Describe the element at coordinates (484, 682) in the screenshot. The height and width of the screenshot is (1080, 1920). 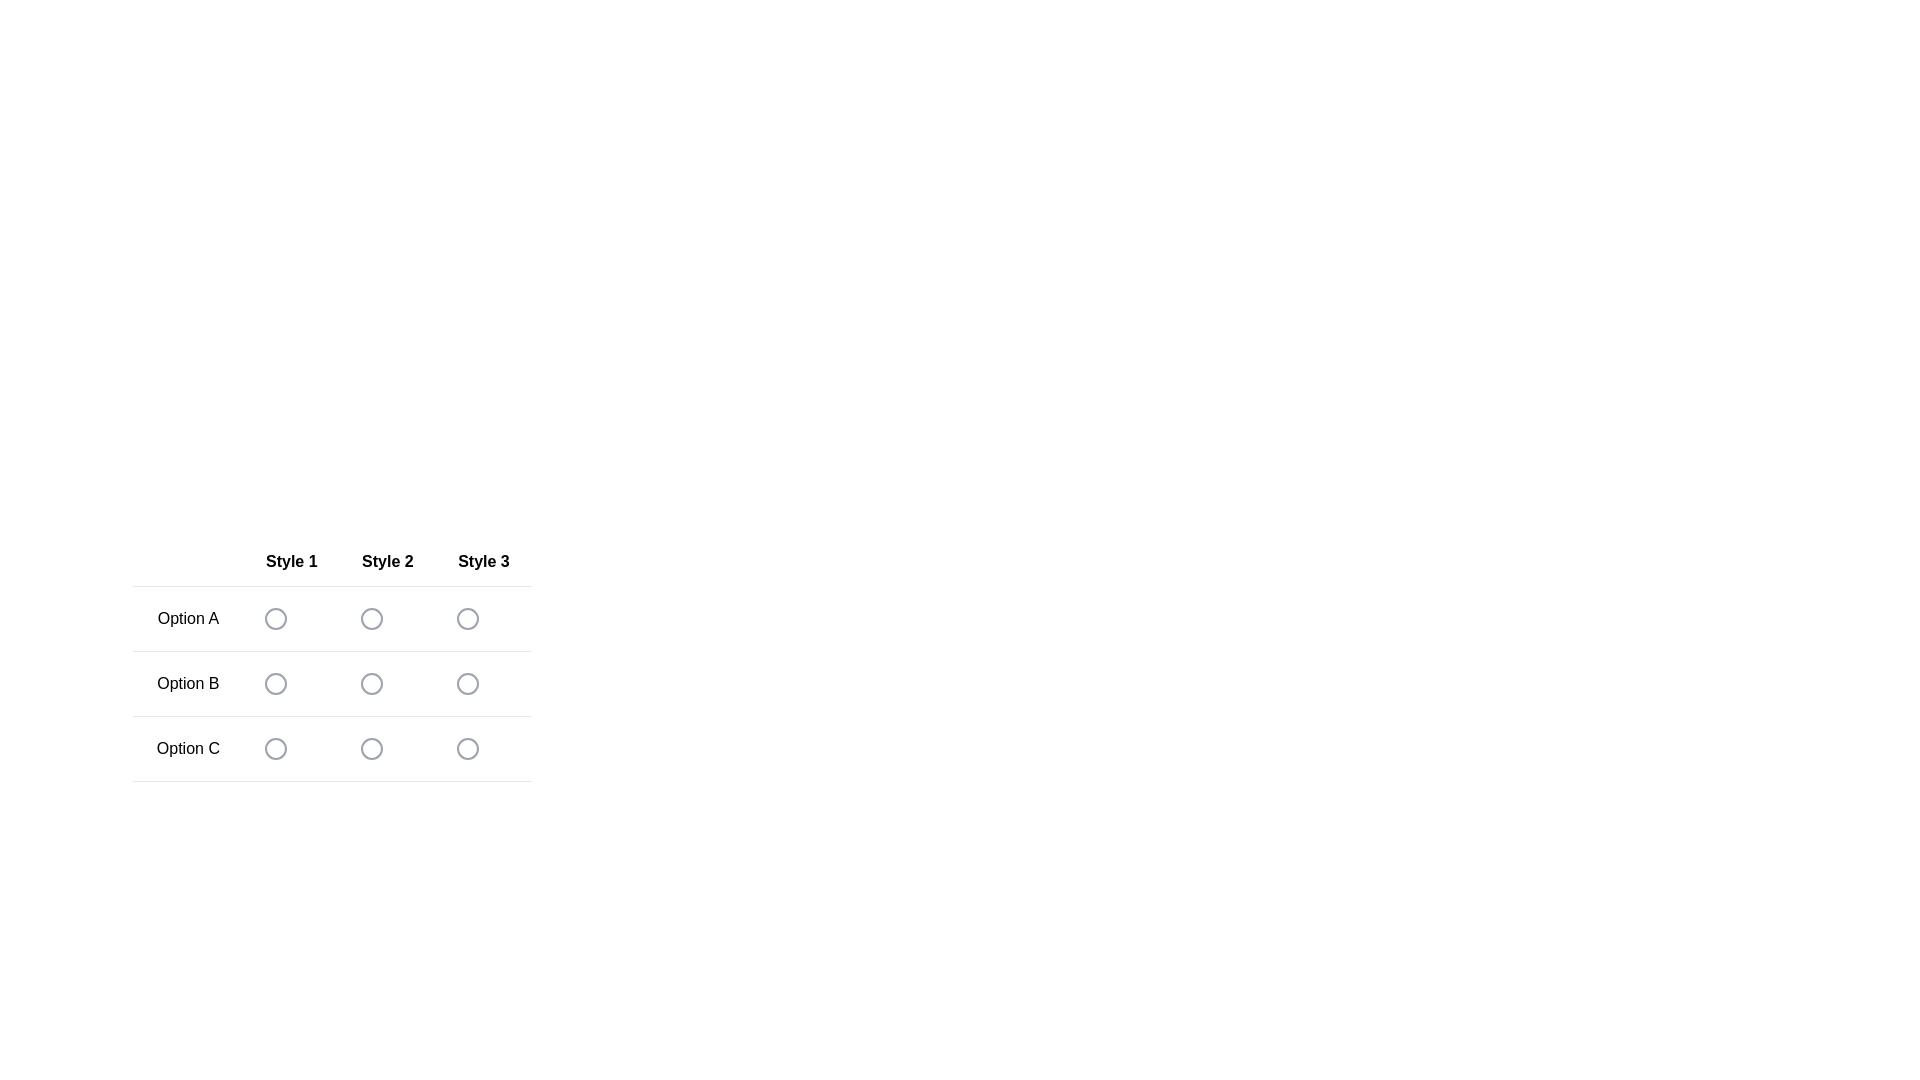
I see `the unselected radio button located under 'Style 3' and aligned with 'Option B'` at that location.